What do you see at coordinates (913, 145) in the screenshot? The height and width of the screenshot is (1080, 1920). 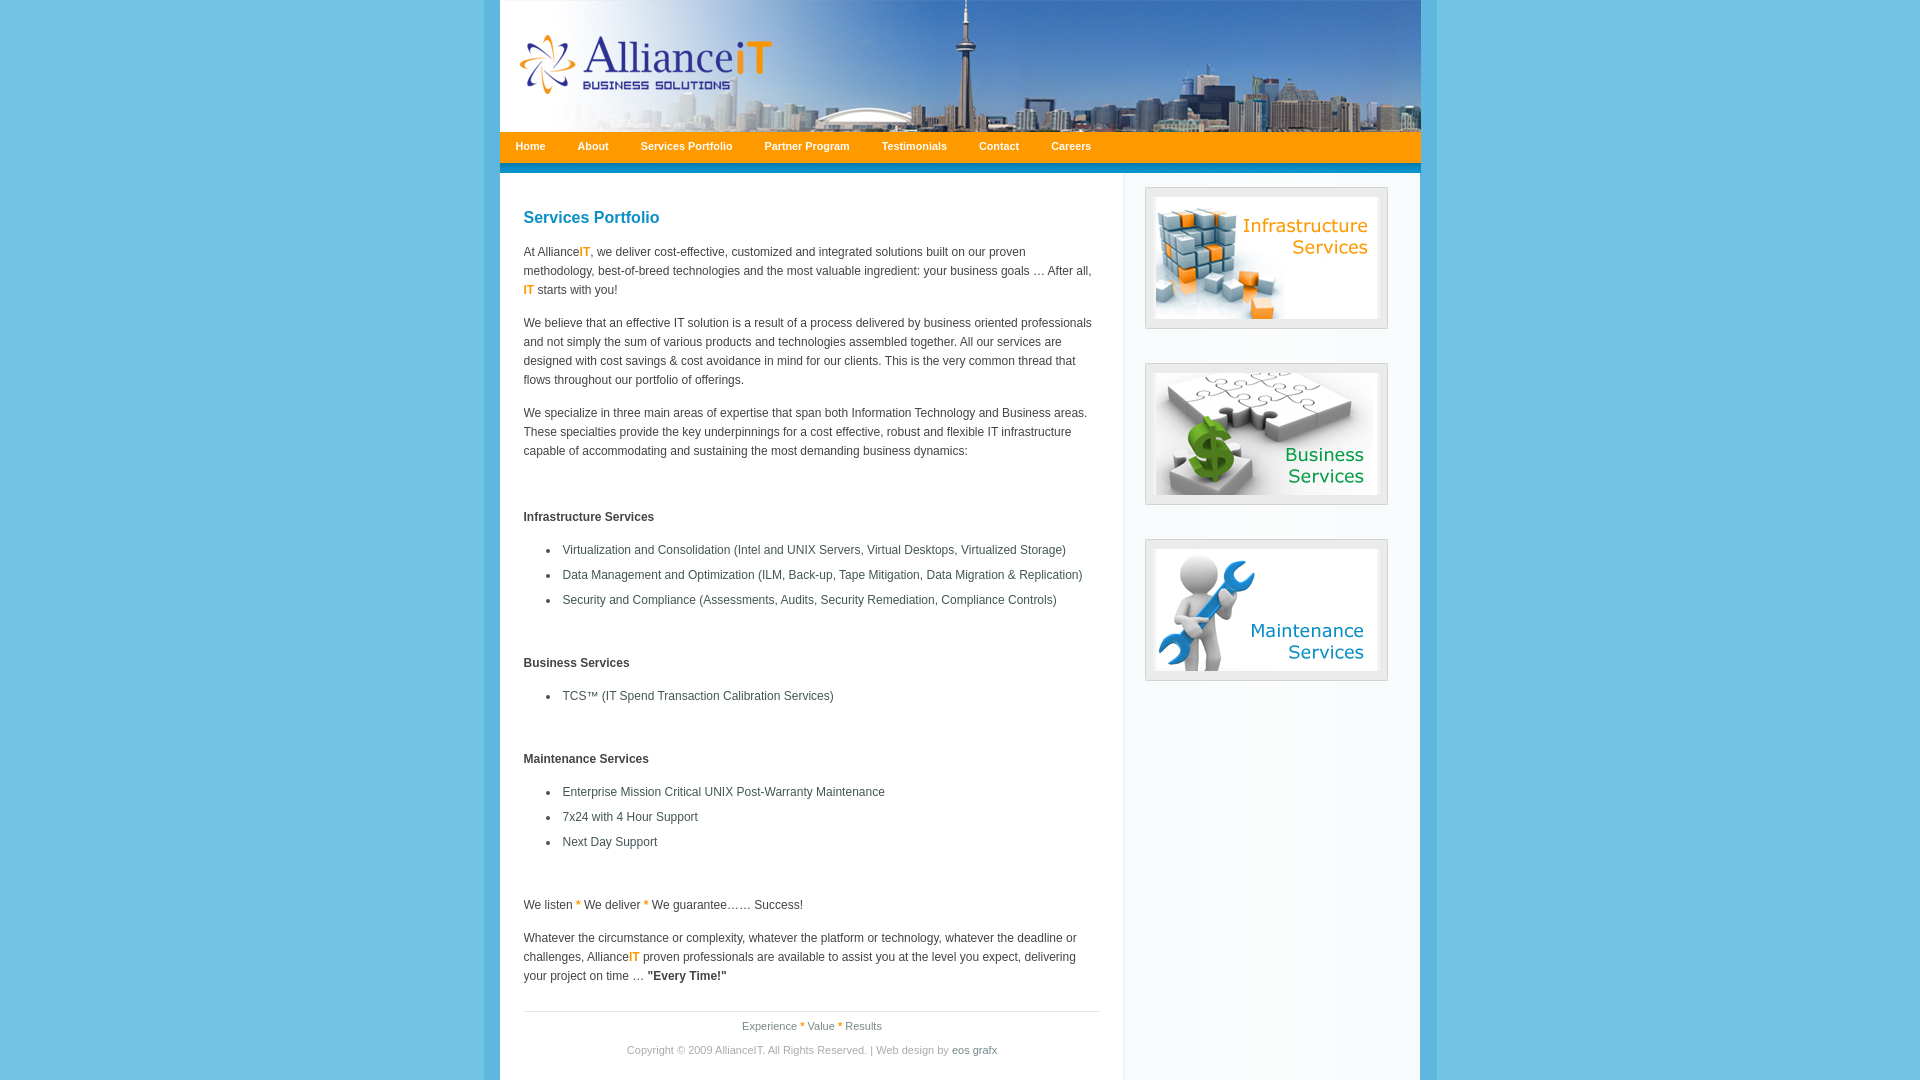 I see `'Testimonials'` at bounding box center [913, 145].